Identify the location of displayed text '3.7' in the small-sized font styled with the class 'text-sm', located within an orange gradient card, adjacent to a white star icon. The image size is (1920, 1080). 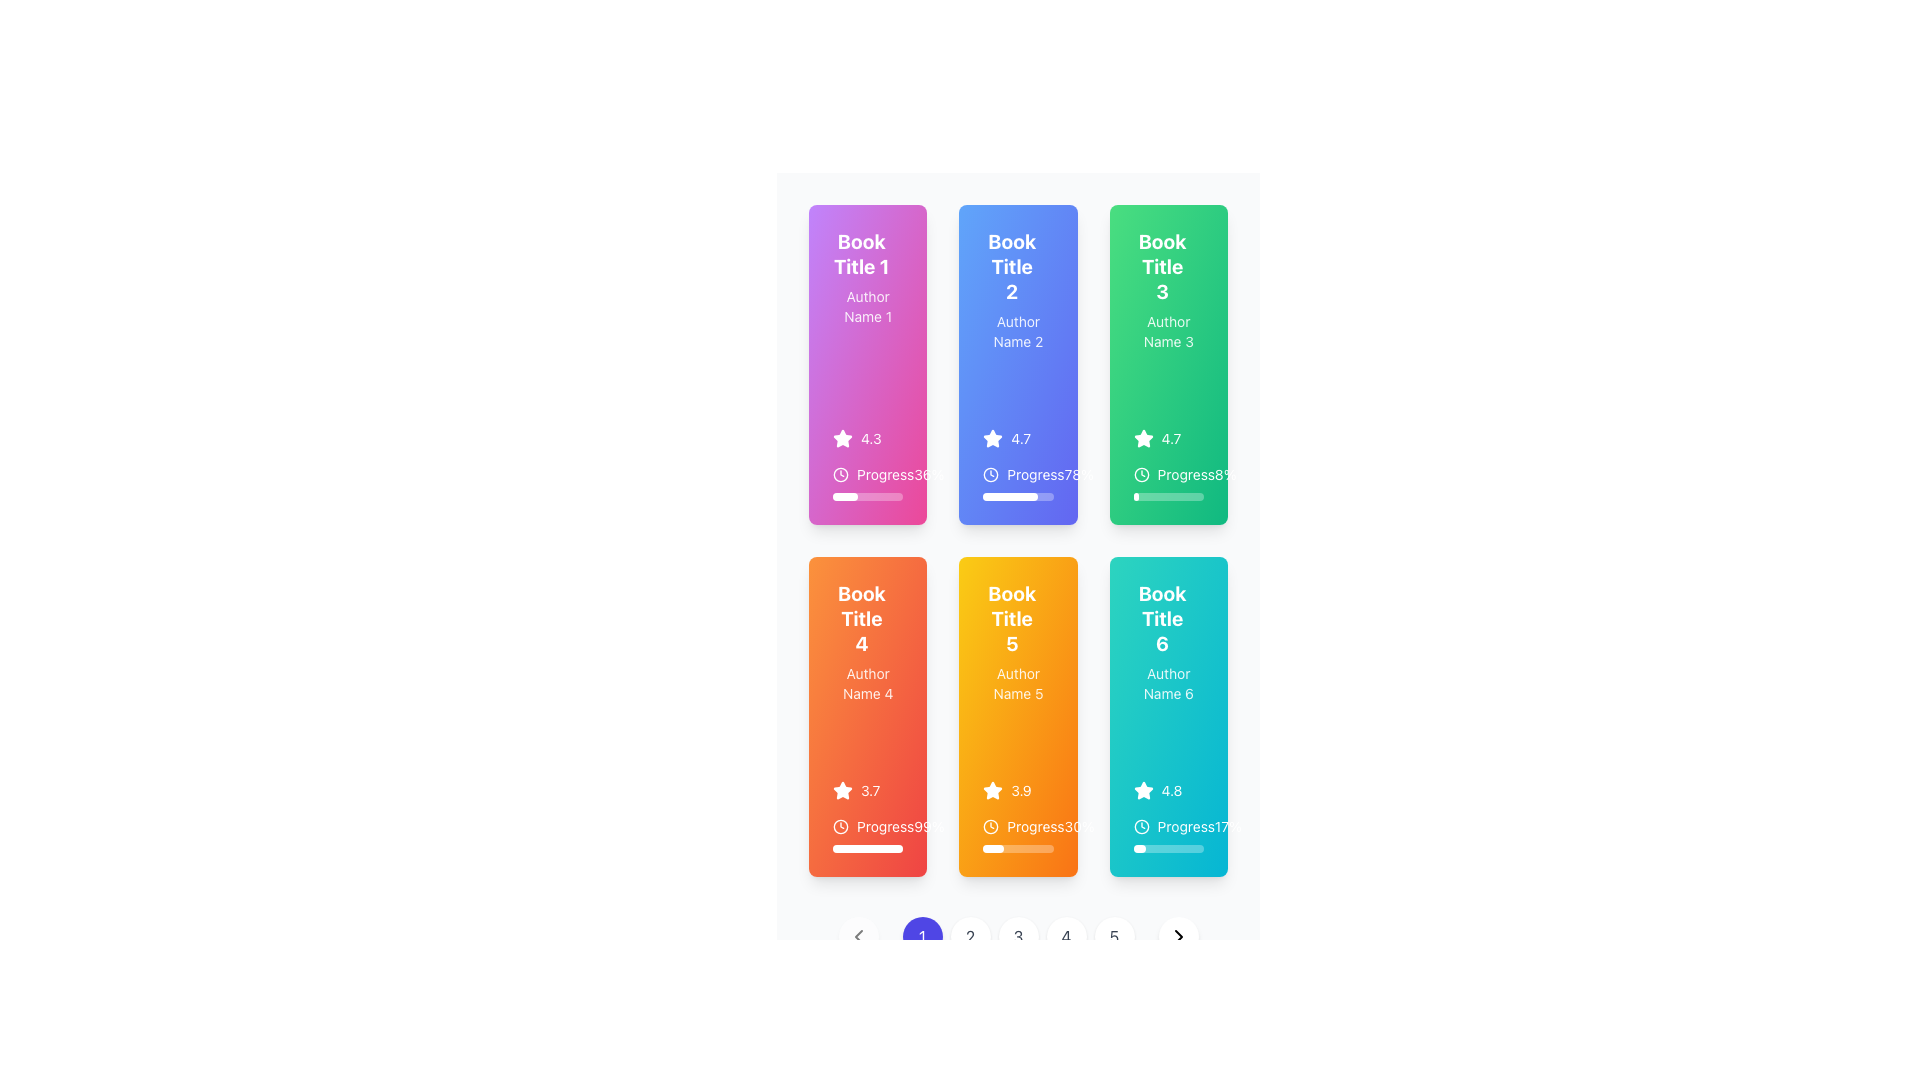
(870, 789).